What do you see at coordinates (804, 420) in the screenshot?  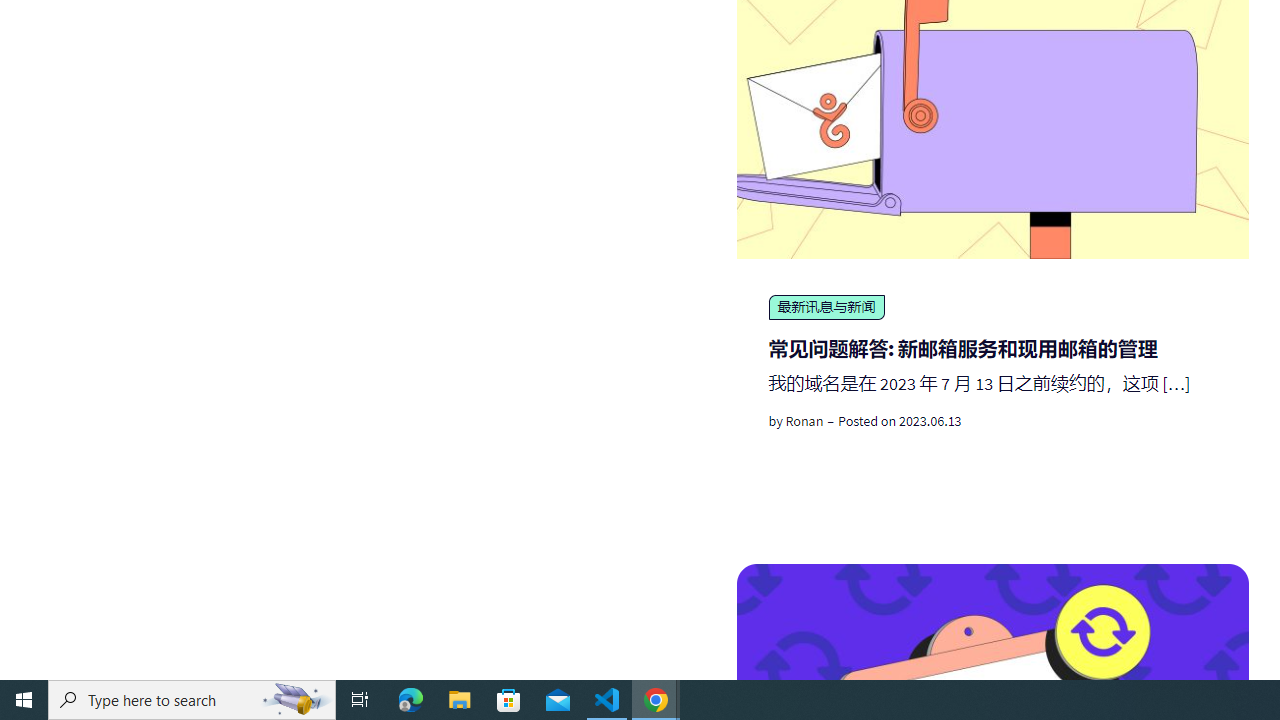 I see `'Ronan'` at bounding box center [804, 420].